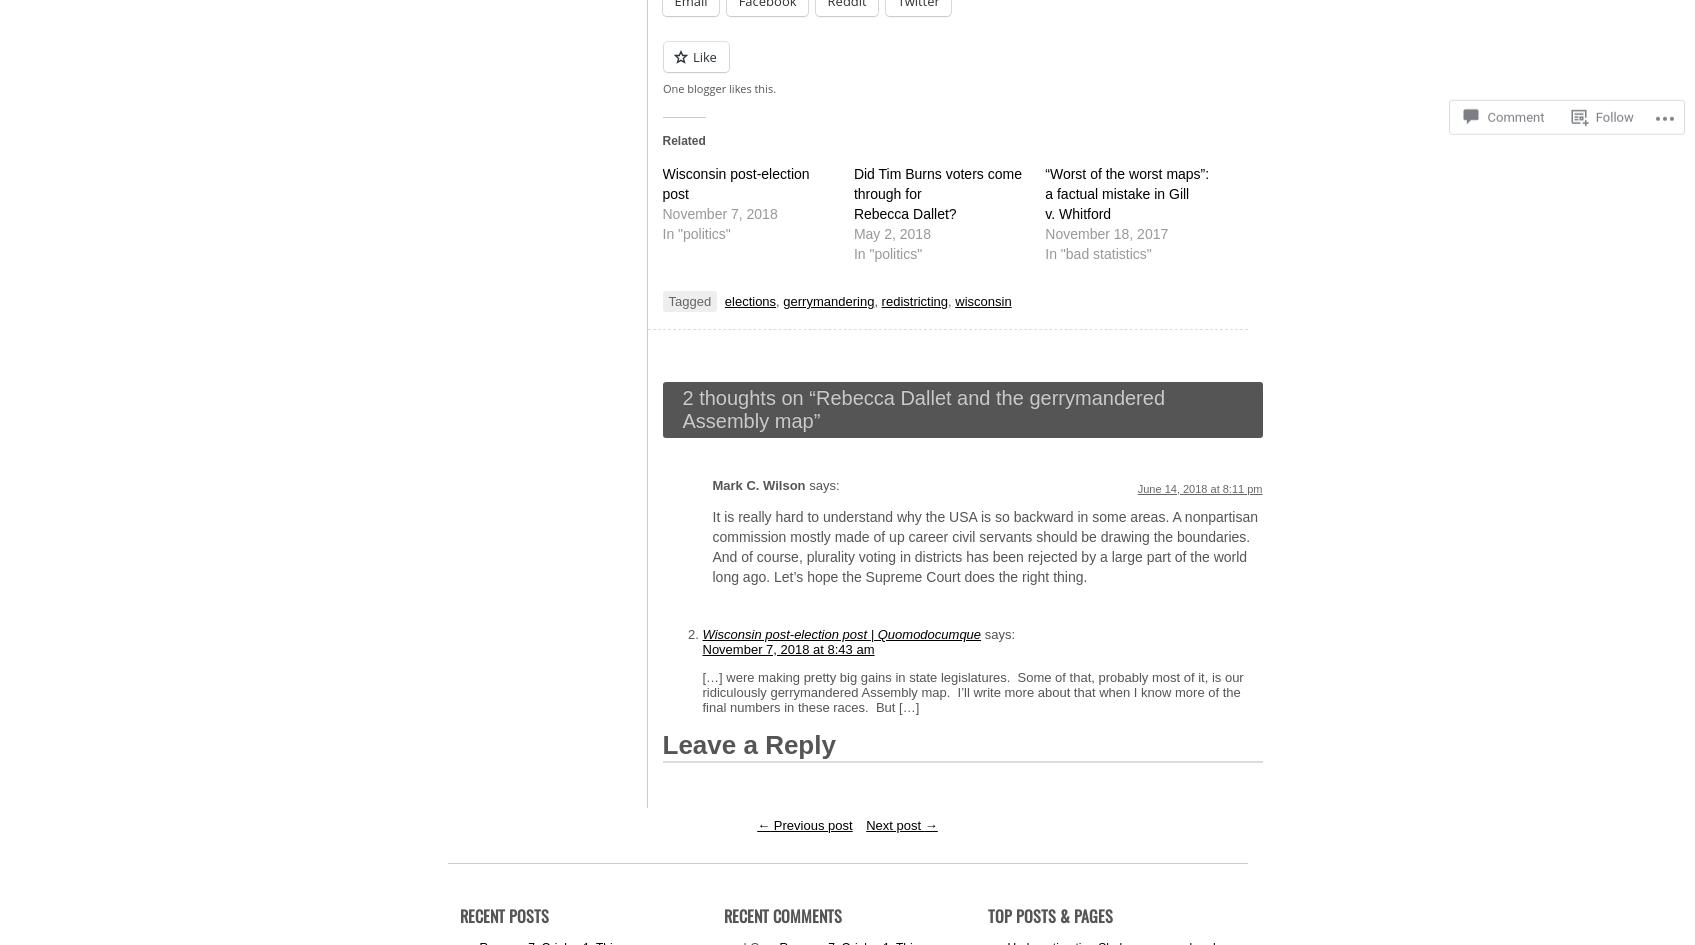 This screenshot has width=1695, height=945. Describe the element at coordinates (1594, 81) in the screenshot. I see `'Follow'` at that location.